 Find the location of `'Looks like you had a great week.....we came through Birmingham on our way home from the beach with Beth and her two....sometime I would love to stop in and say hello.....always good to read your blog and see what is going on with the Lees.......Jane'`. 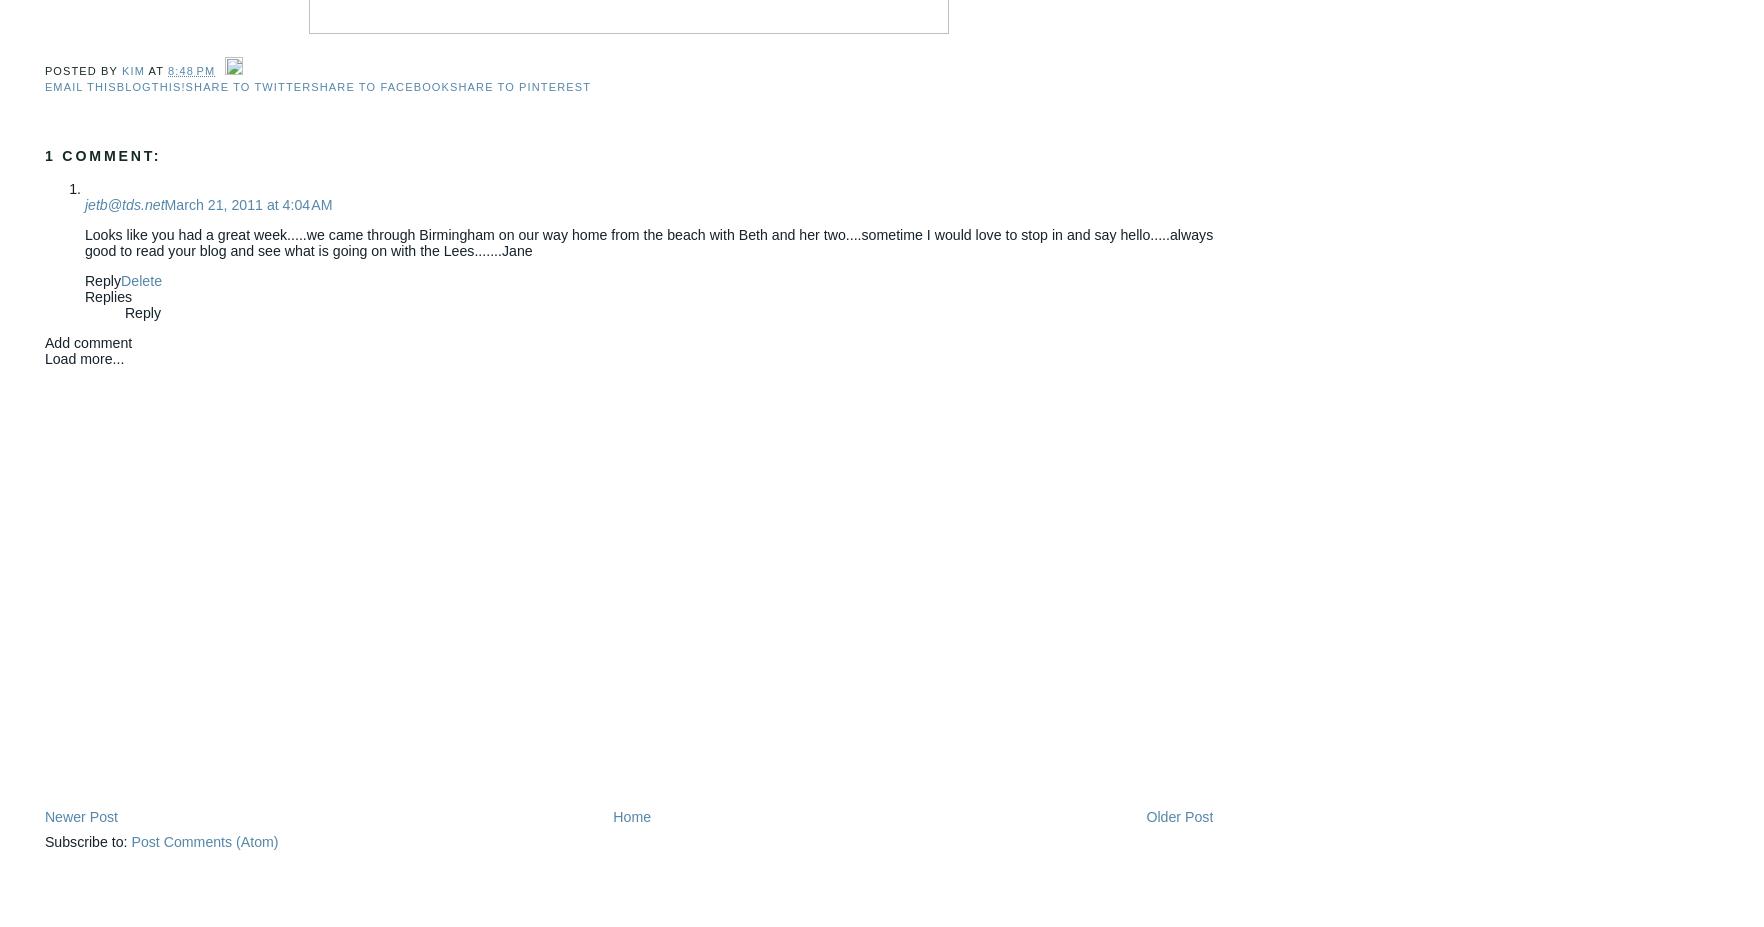

'Looks like you had a great week.....we came through Birmingham on our way home from the beach with Beth and her two....sometime I would love to stop in and say hello.....always good to read your blog and see what is going on with the Lees.......Jane' is located at coordinates (648, 242).